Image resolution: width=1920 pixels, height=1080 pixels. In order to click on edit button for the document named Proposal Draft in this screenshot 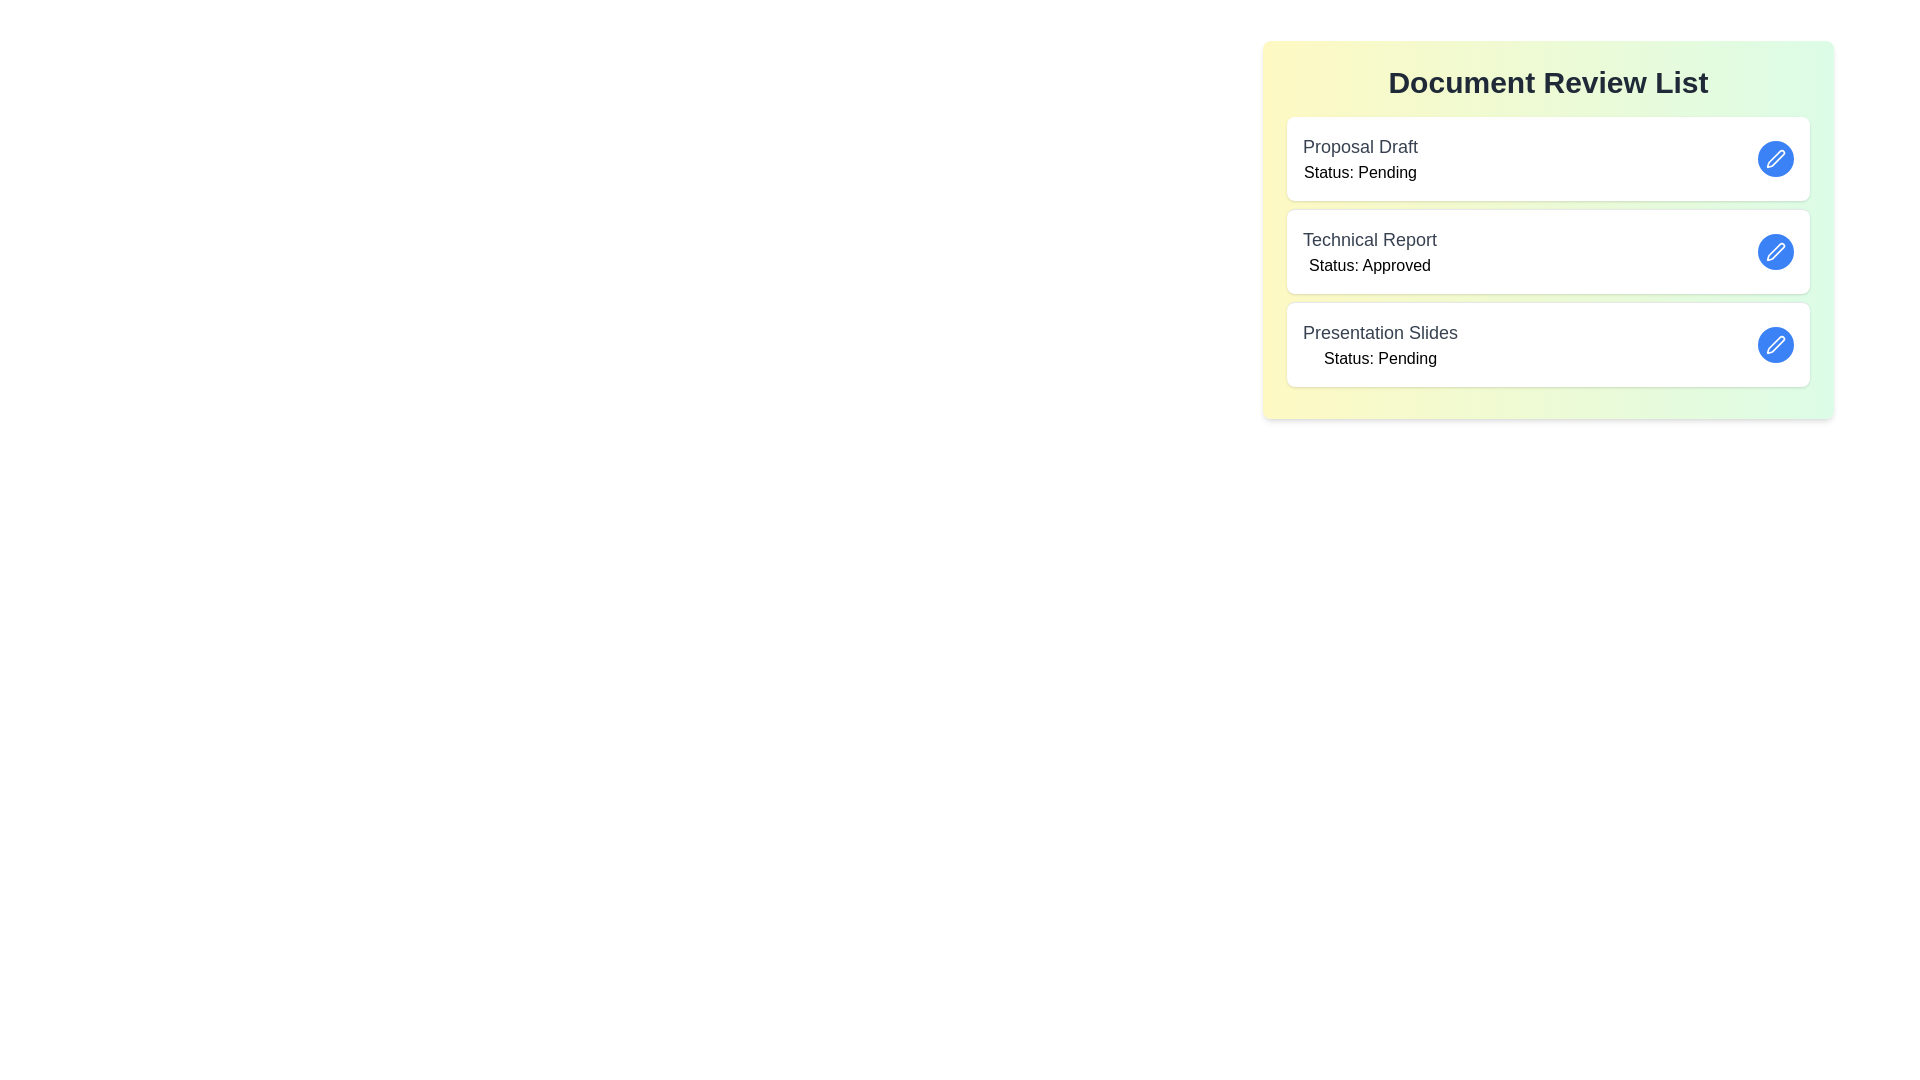, I will do `click(1776, 157)`.